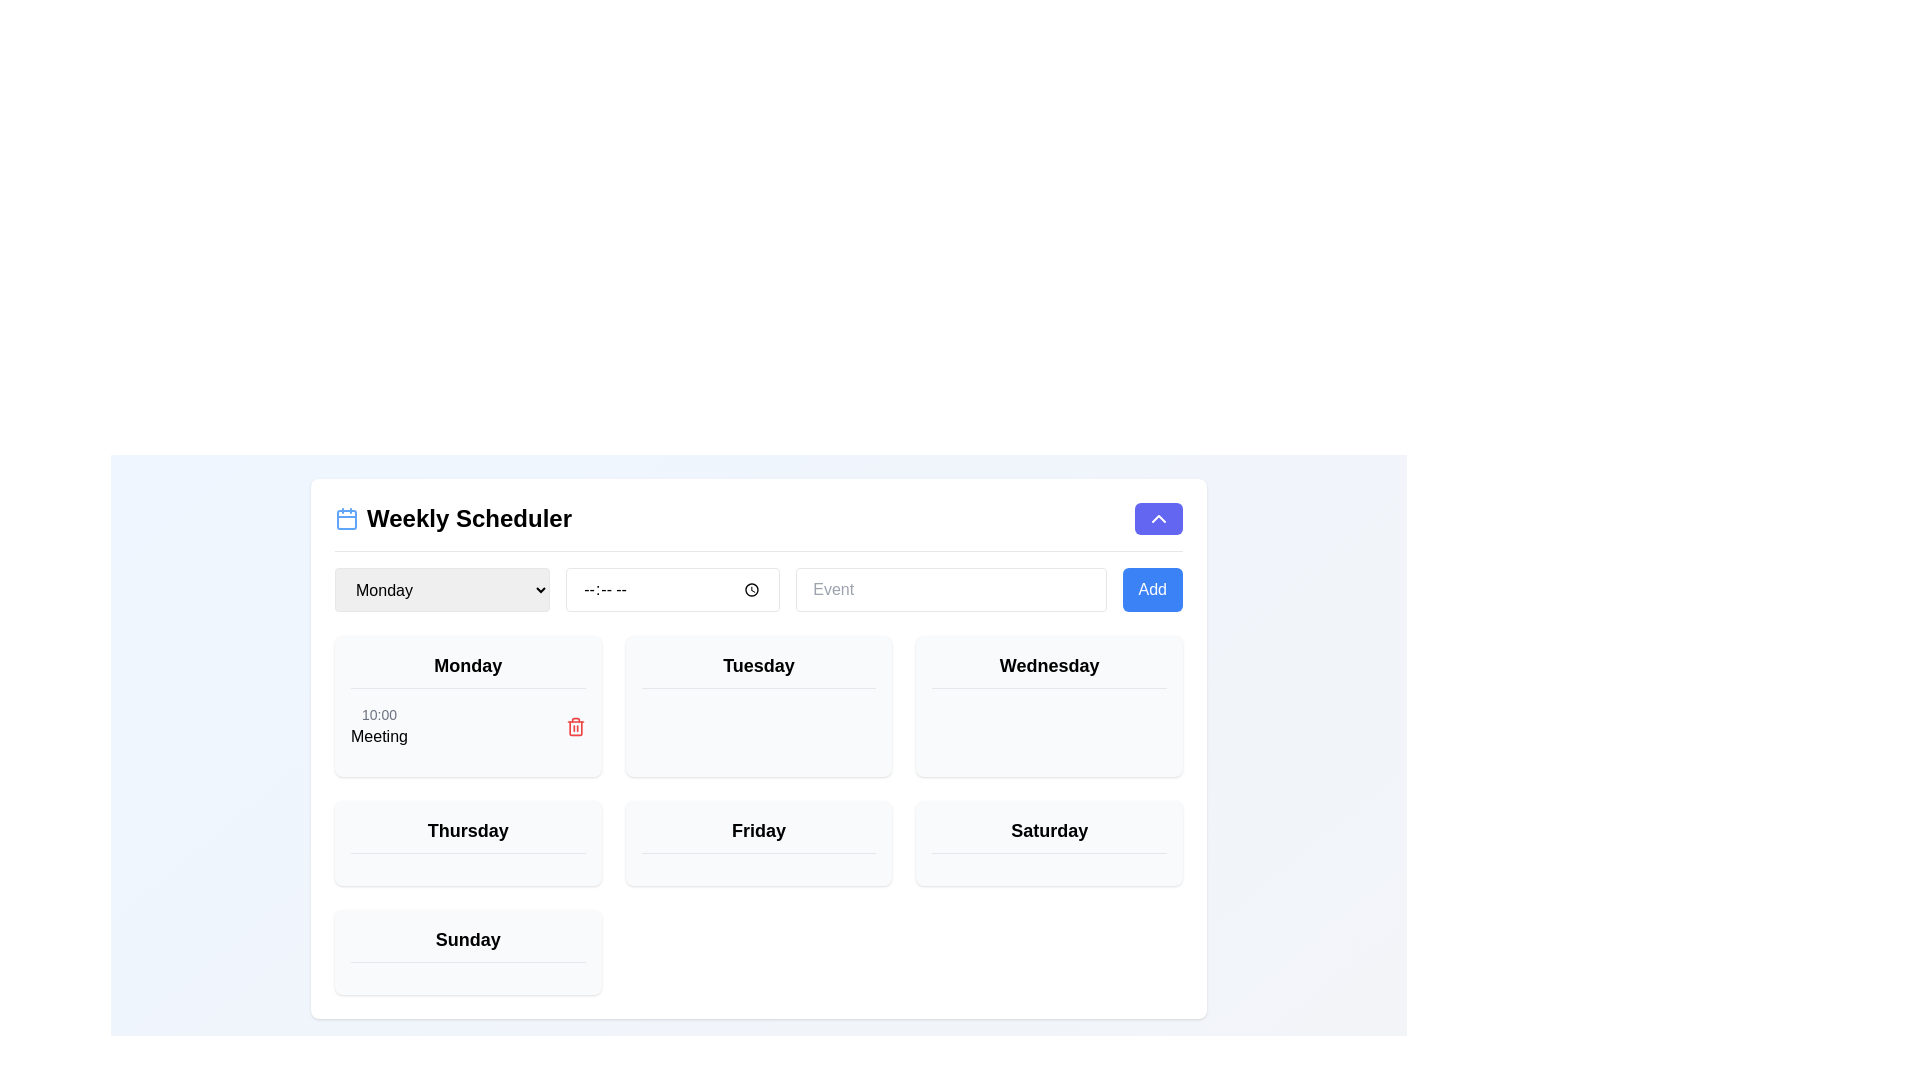 This screenshot has height=1080, width=1920. I want to click on the text label that reads 'Friday' in the weekly scheduler grid interface, located in the bottom row, second column, with a bold font style and a light horizontal line beneath it, so click(757, 835).